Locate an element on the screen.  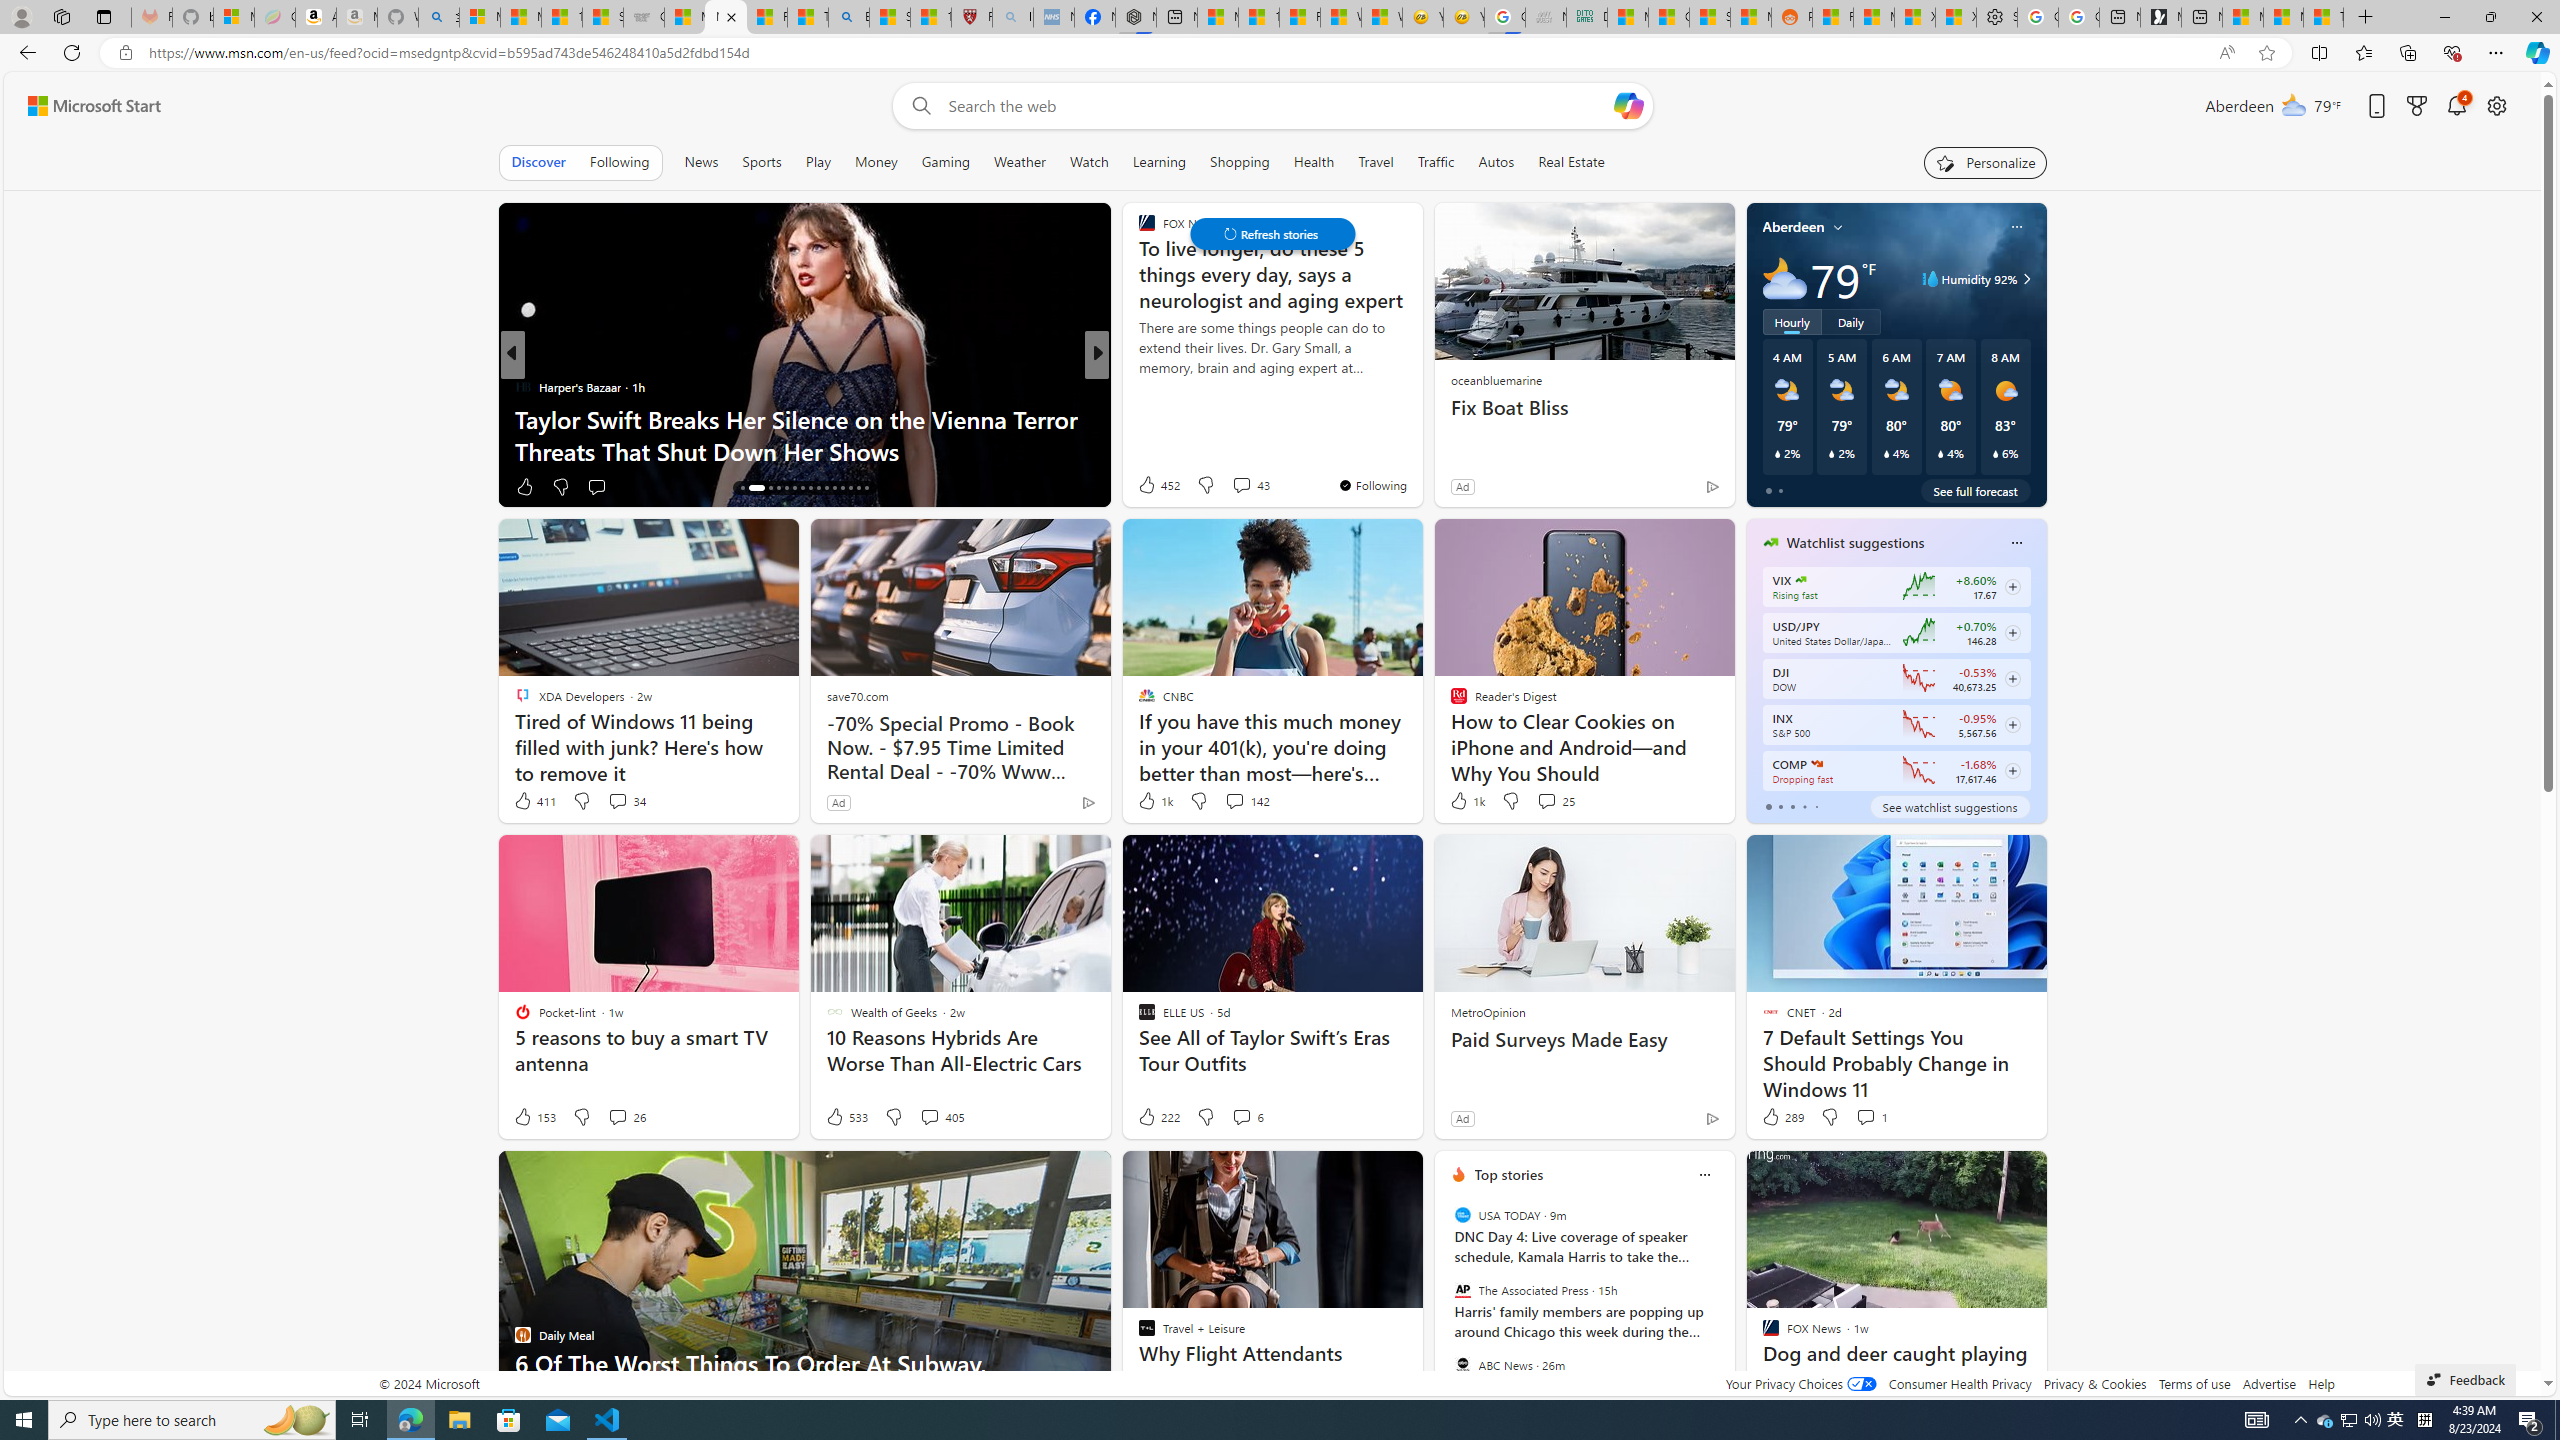
'Shopping' is located at coordinates (1239, 161).